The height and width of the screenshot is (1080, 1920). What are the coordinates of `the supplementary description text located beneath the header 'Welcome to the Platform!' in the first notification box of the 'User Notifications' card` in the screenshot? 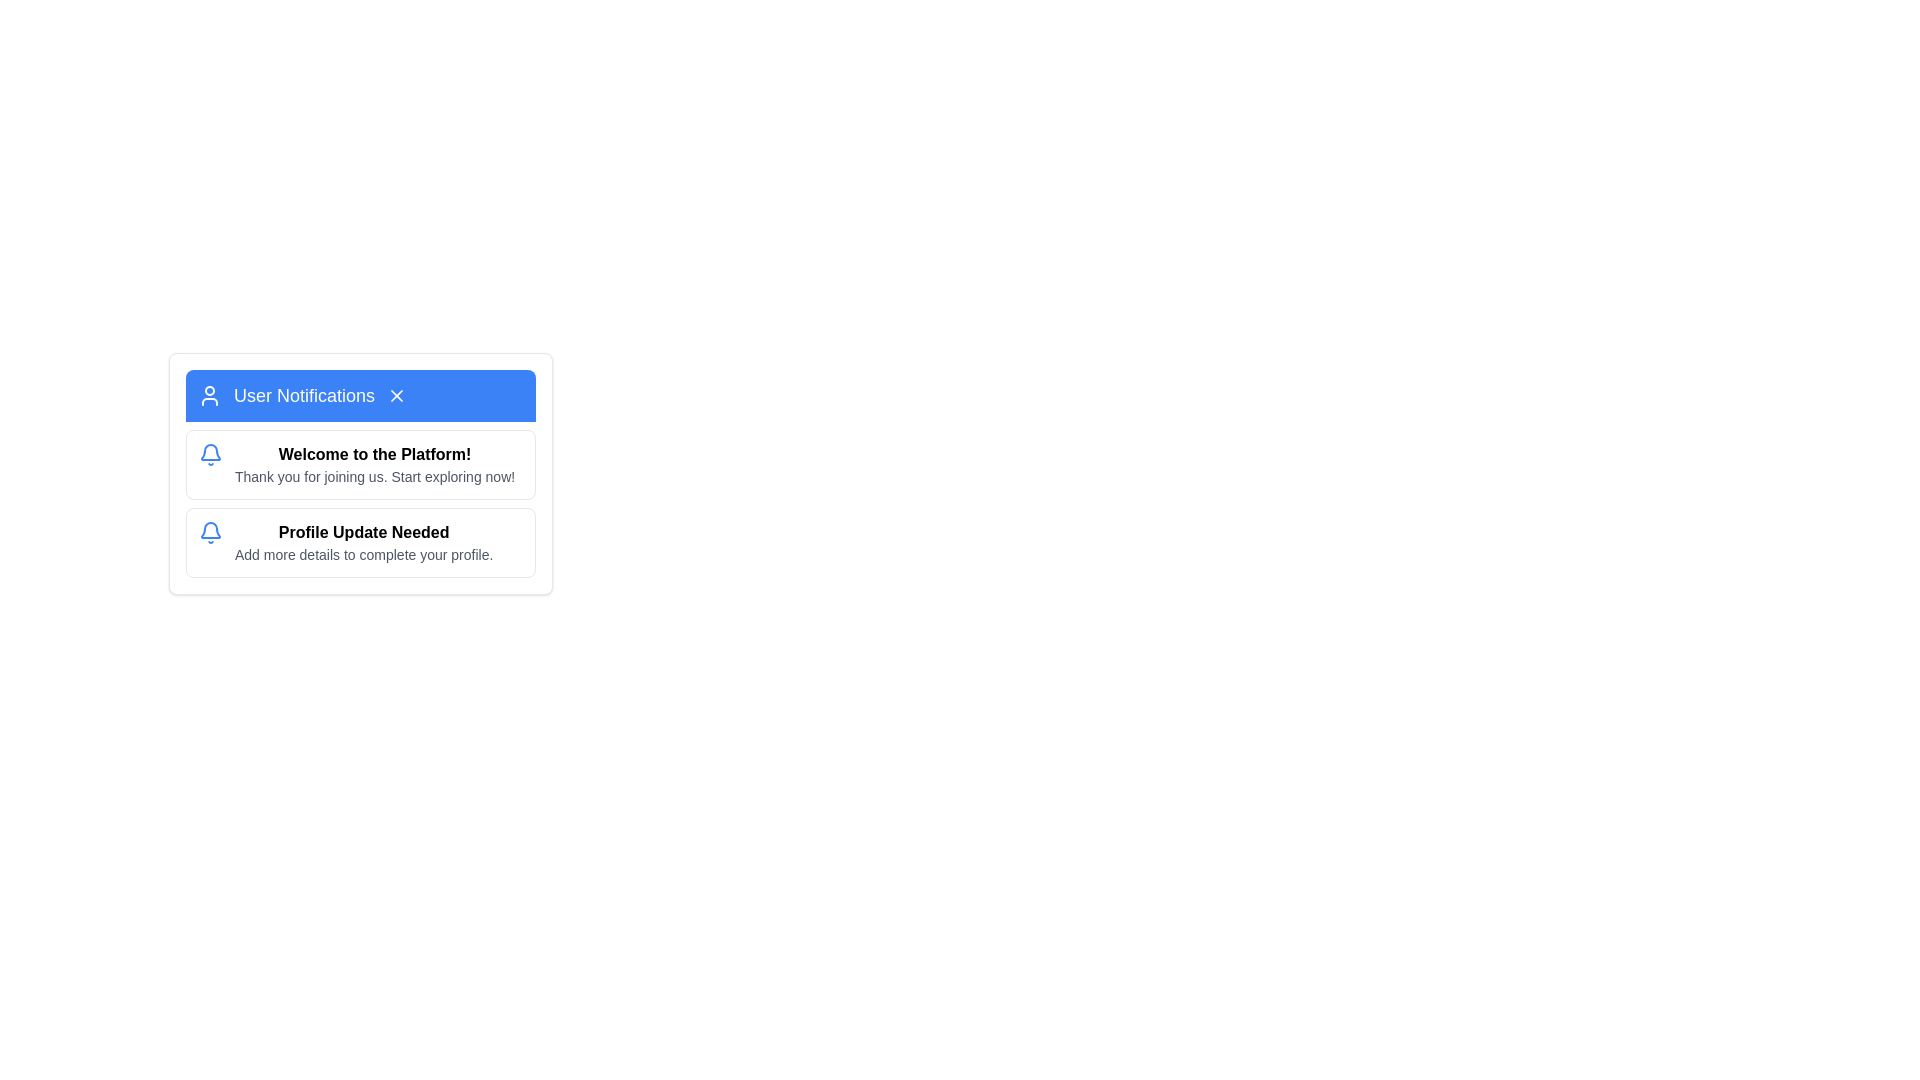 It's located at (375, 477).